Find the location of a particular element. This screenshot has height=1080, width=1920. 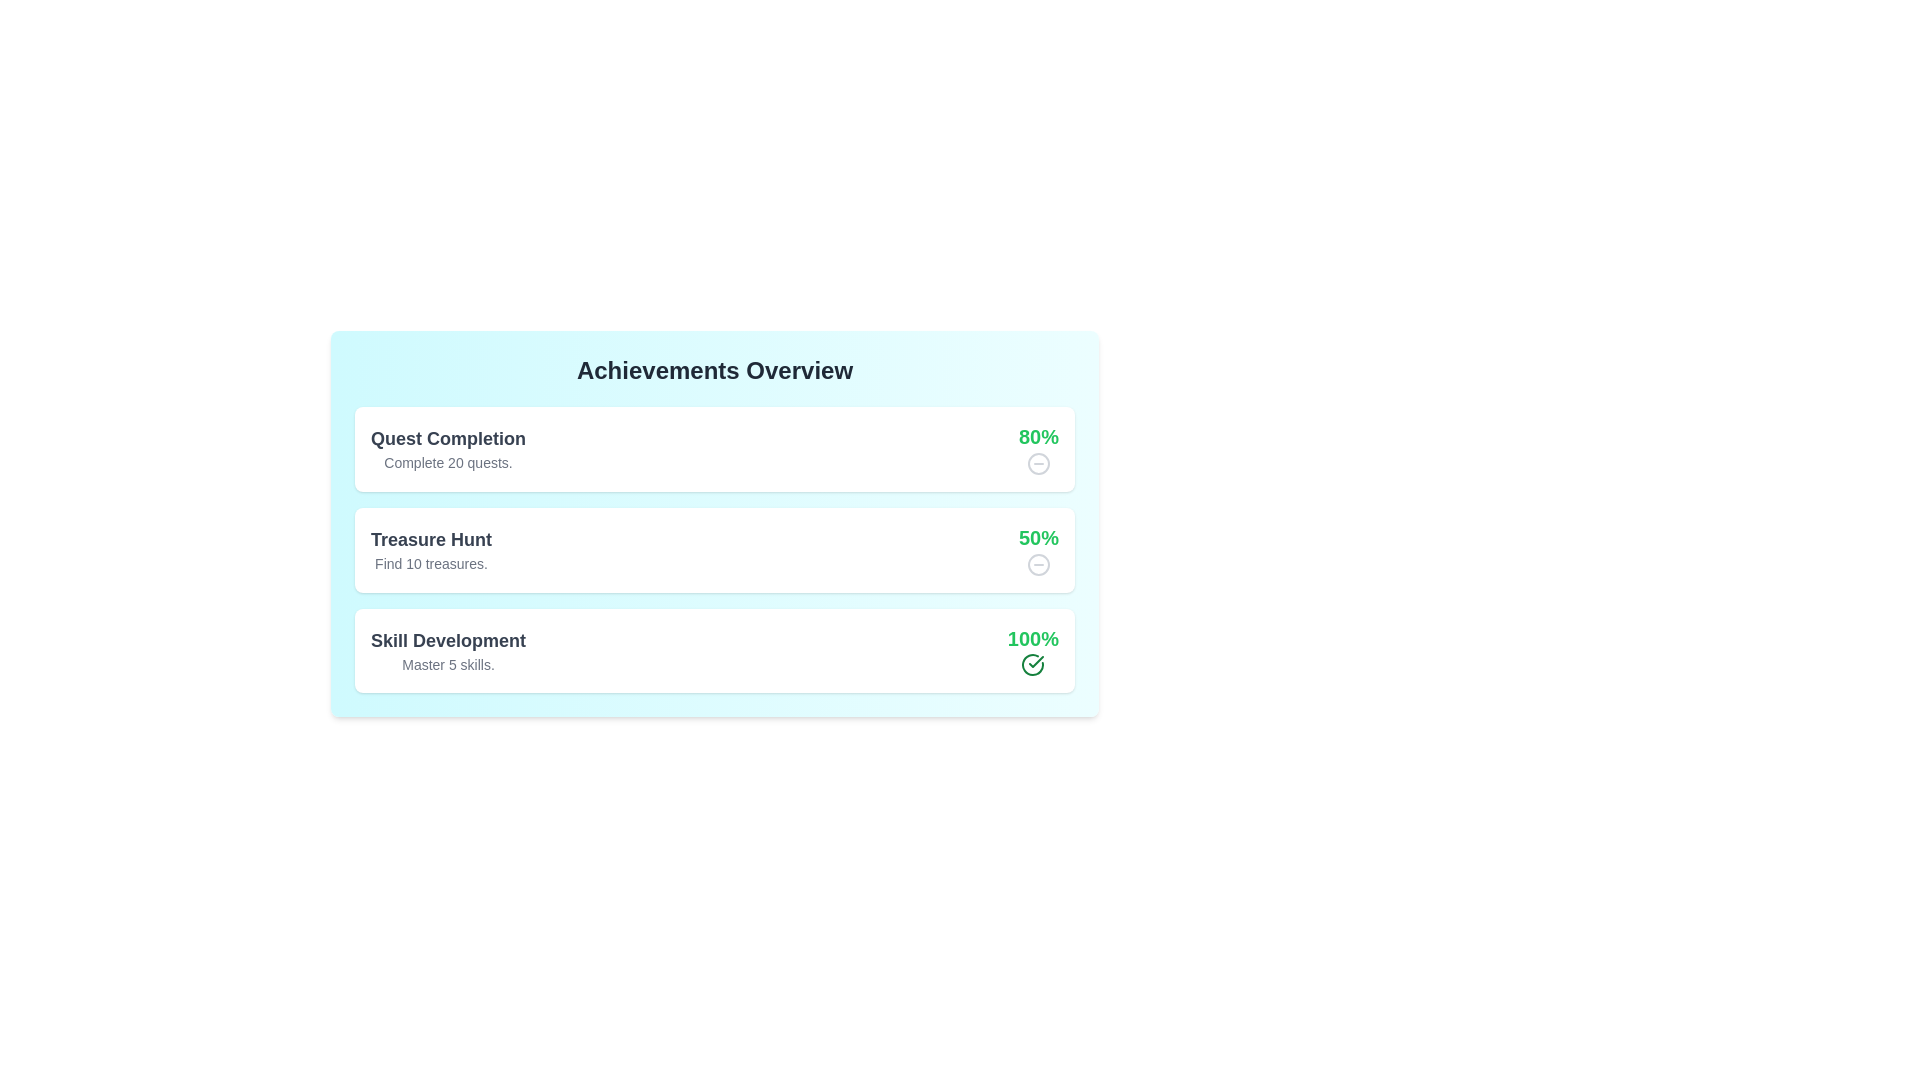

the Statistical indicator with the text '80%' and circular minus sign icon located in the top-right corner of the 'Quest Completion' section is located at coordinates (1038, 448).